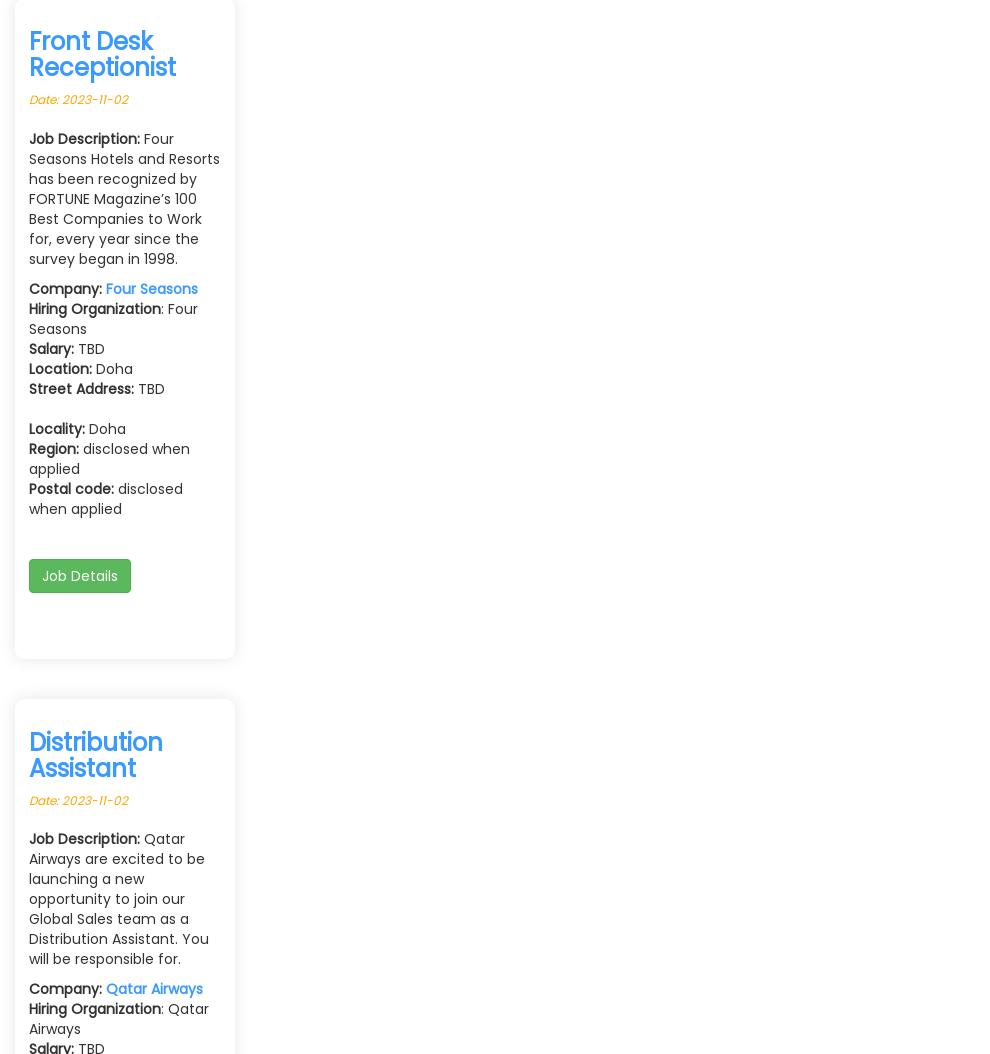 This screenshot has width=990, height=1054. Describe the element at coordinates (151, 286) in the screenshot. I see `'Four Seasons'` at that location.